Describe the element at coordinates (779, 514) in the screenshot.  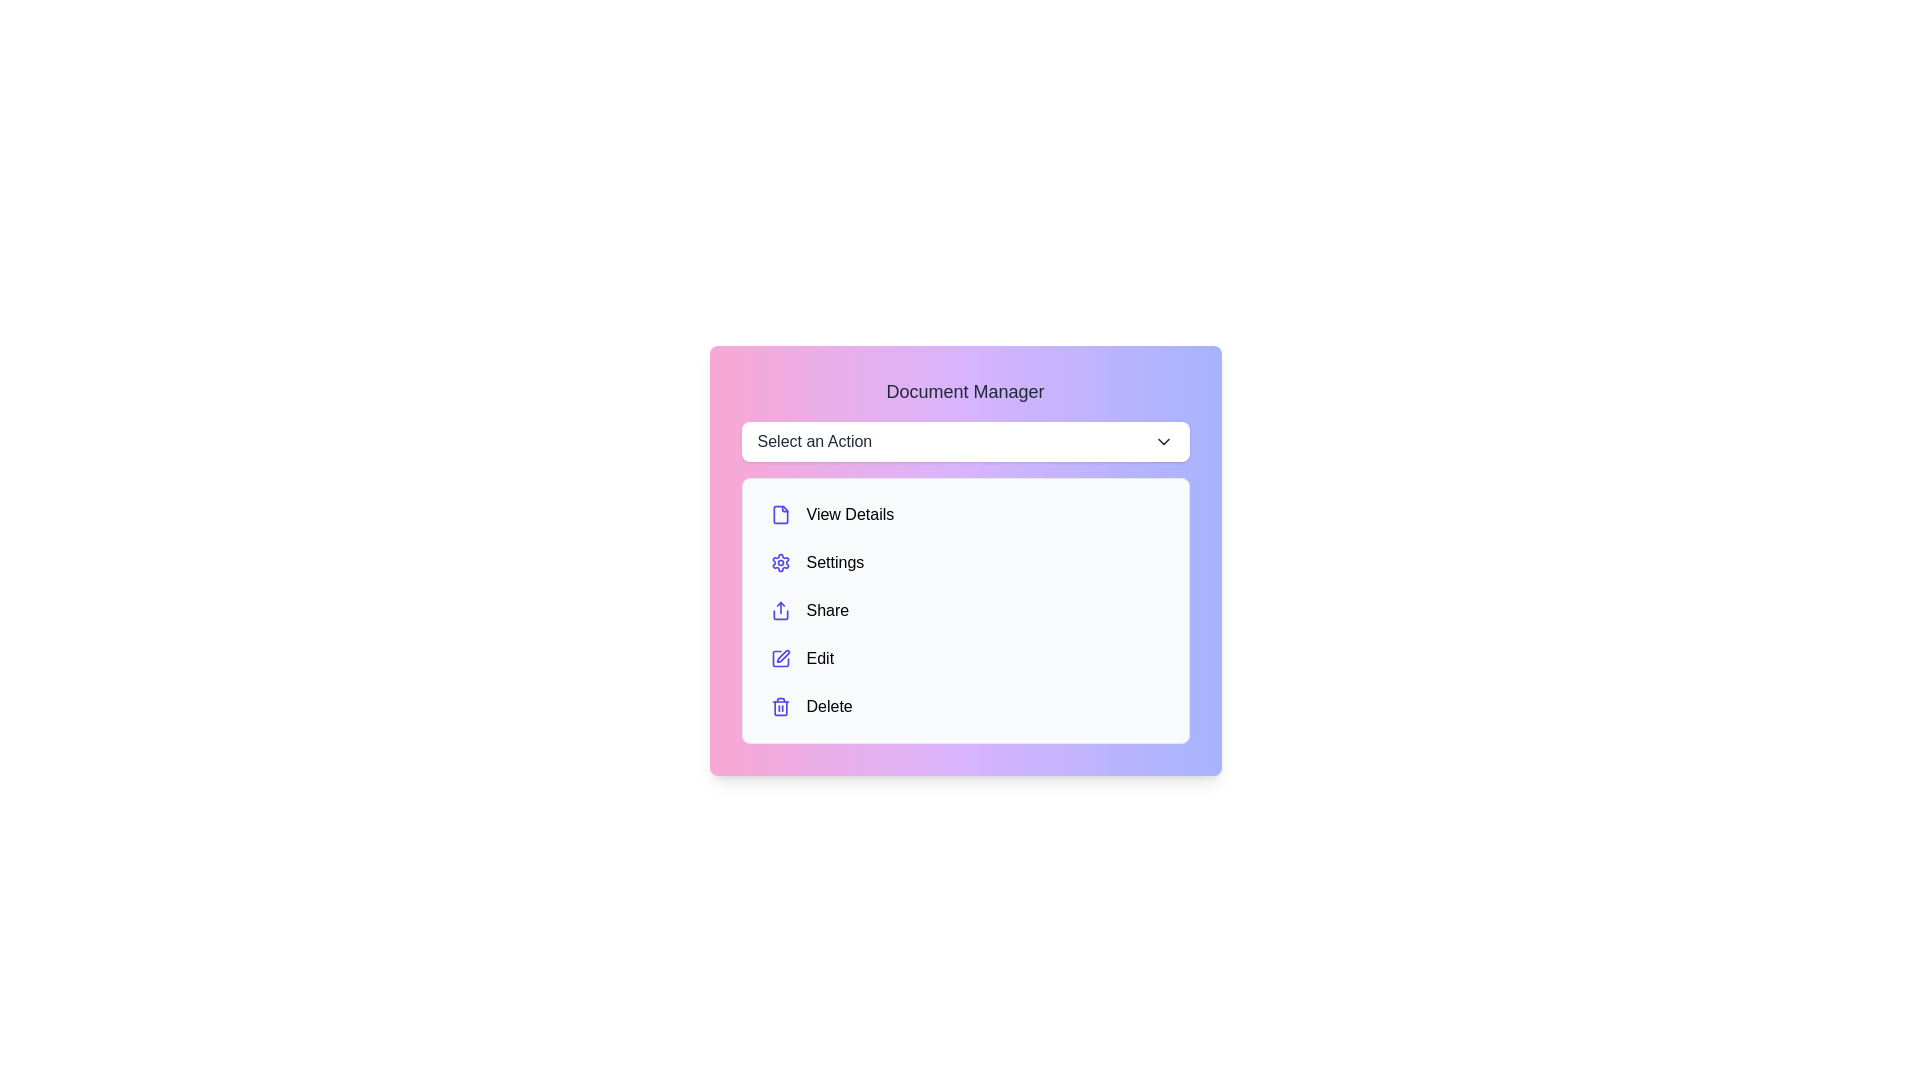
I see `the indigo file document icon located in the 'View Details' menu item, aligned with the start of the text` at that location.